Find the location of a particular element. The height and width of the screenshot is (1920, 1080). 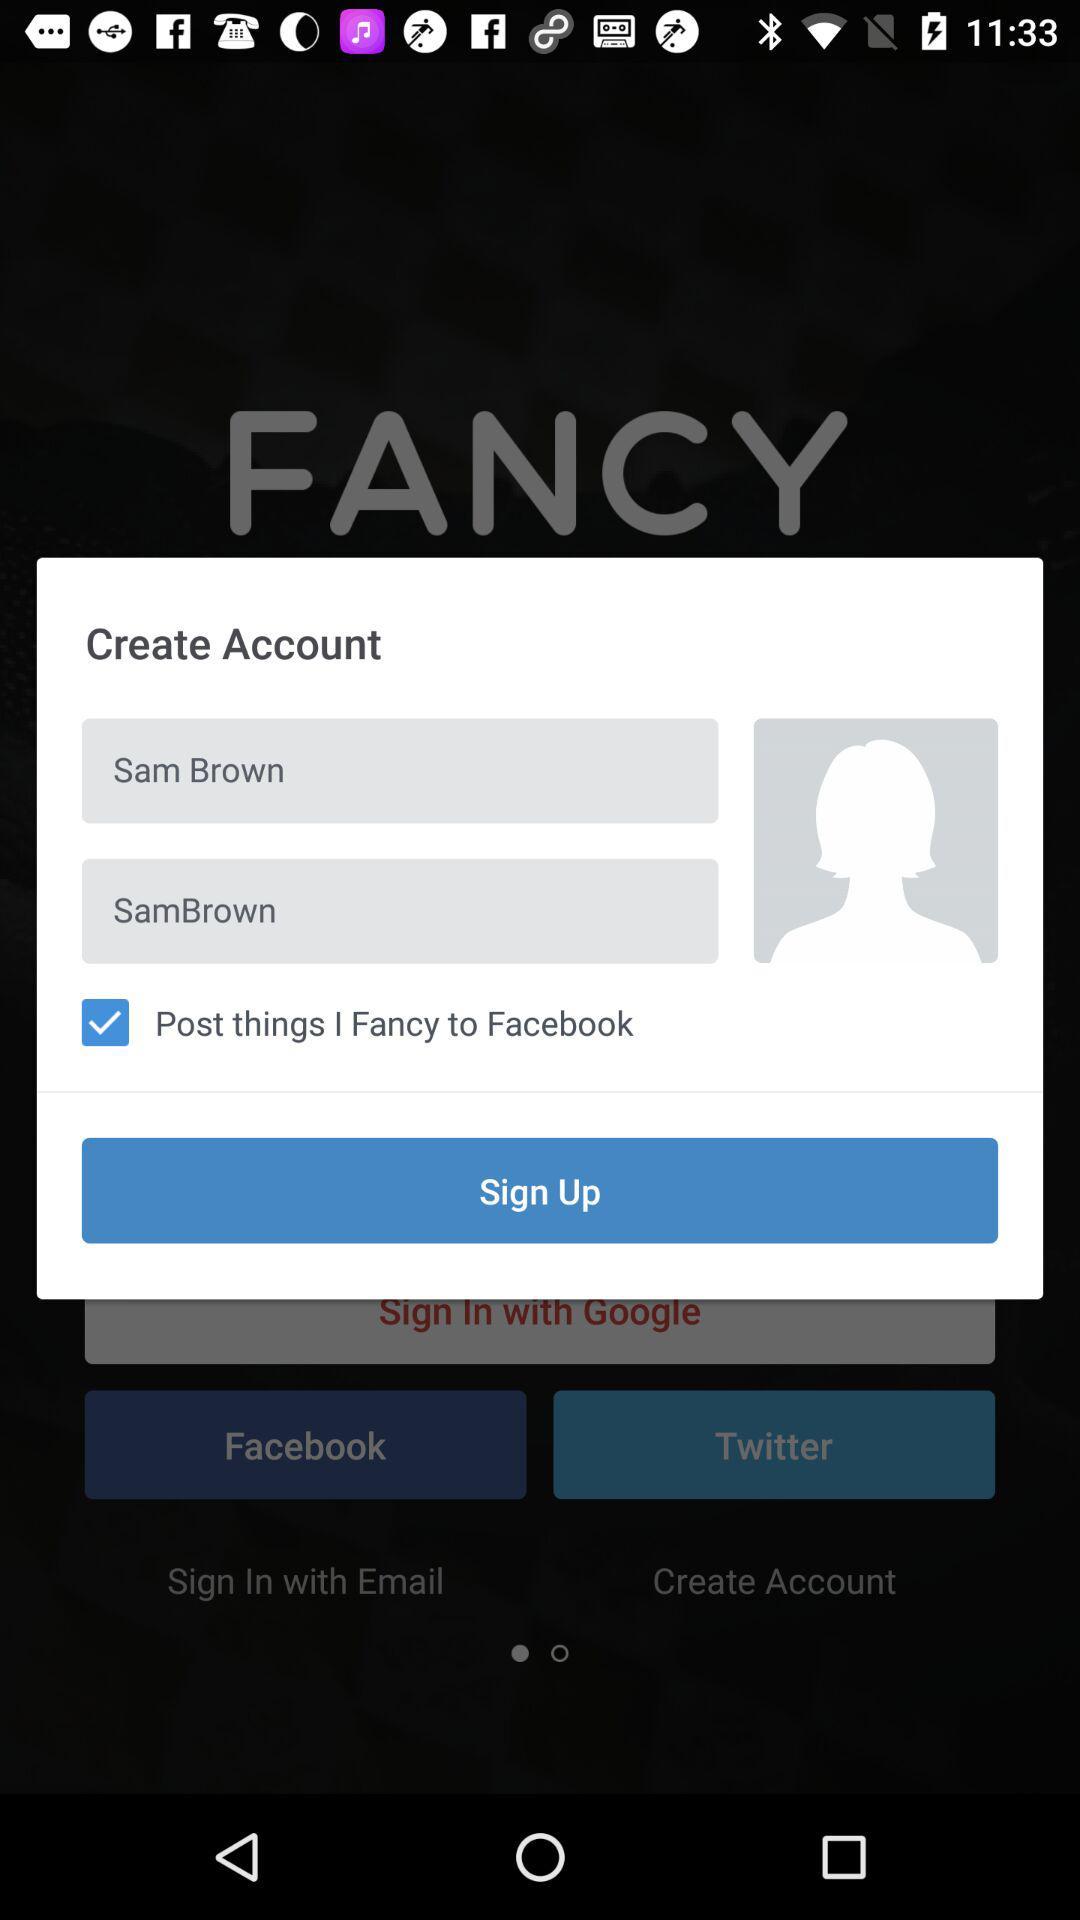

sam brown icon is located at coordinates (400, 770).